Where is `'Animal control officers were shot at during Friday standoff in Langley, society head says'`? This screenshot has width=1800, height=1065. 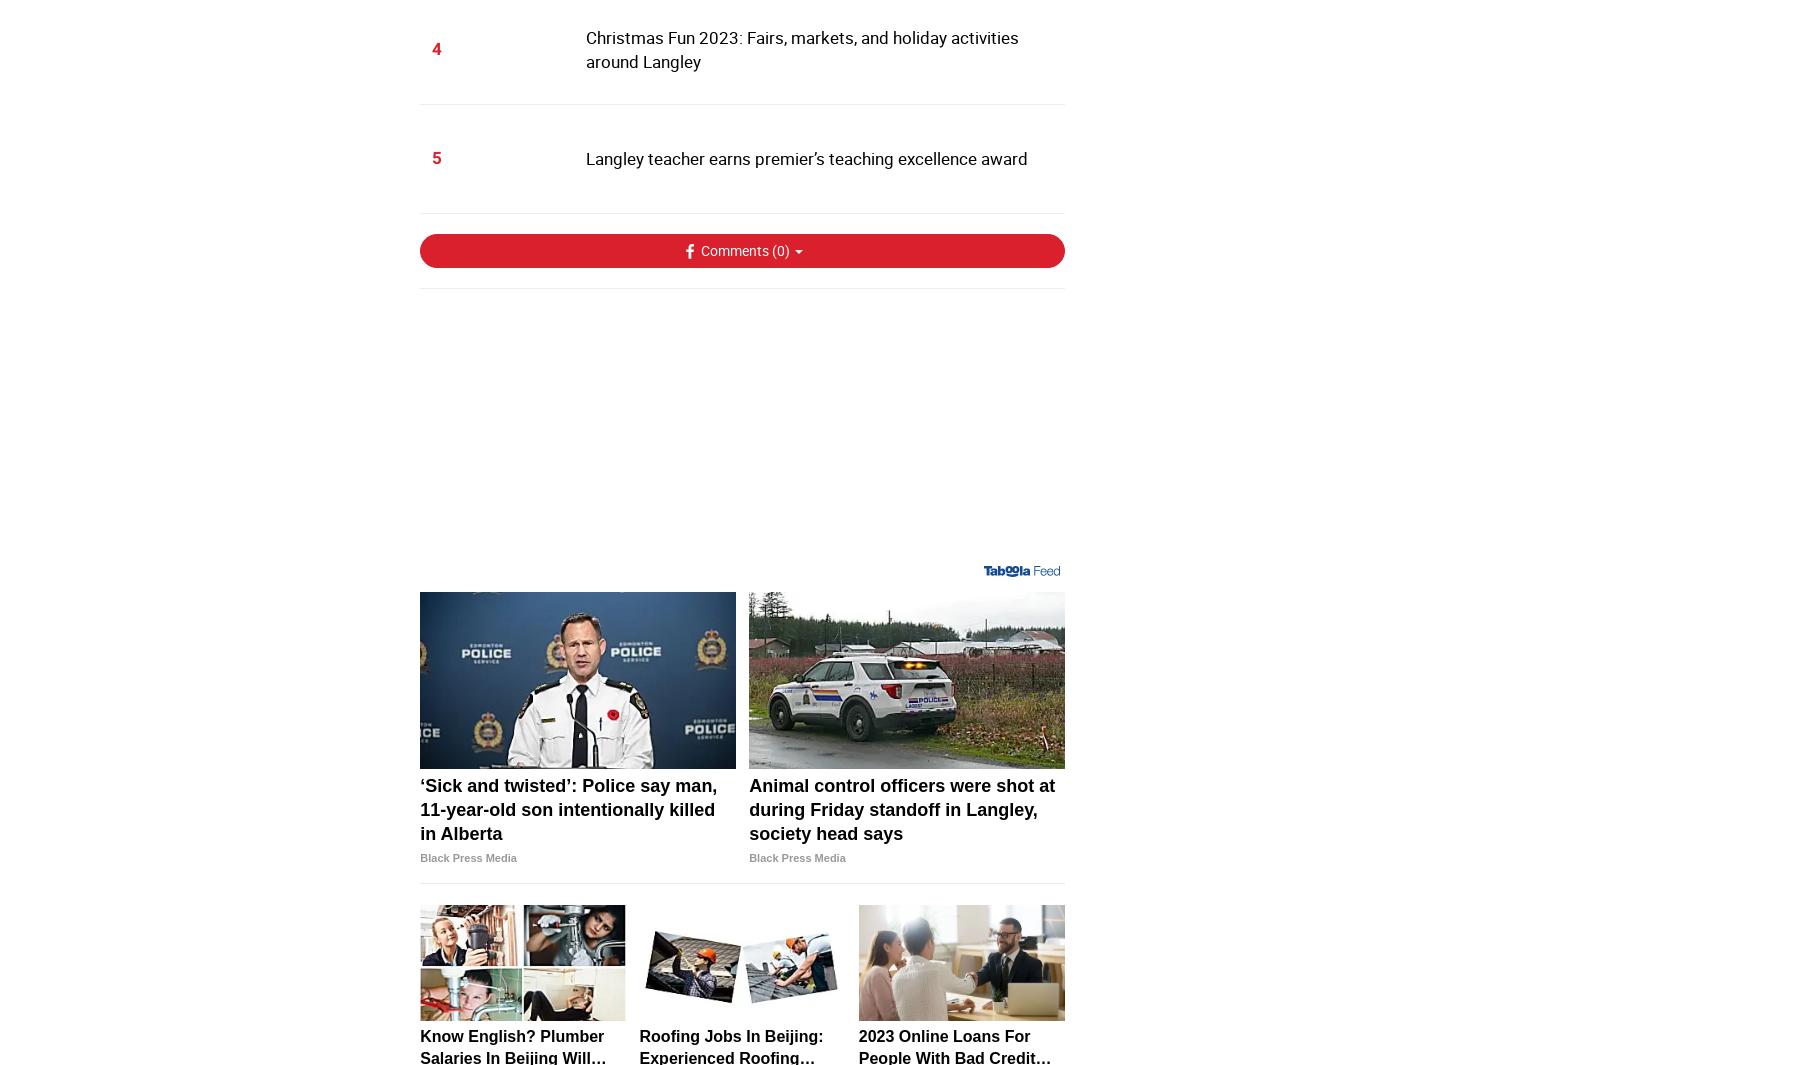 'Animal control officers were shot at during Friday standoff in Langley, society head says' is located at coordinates (735, 950).